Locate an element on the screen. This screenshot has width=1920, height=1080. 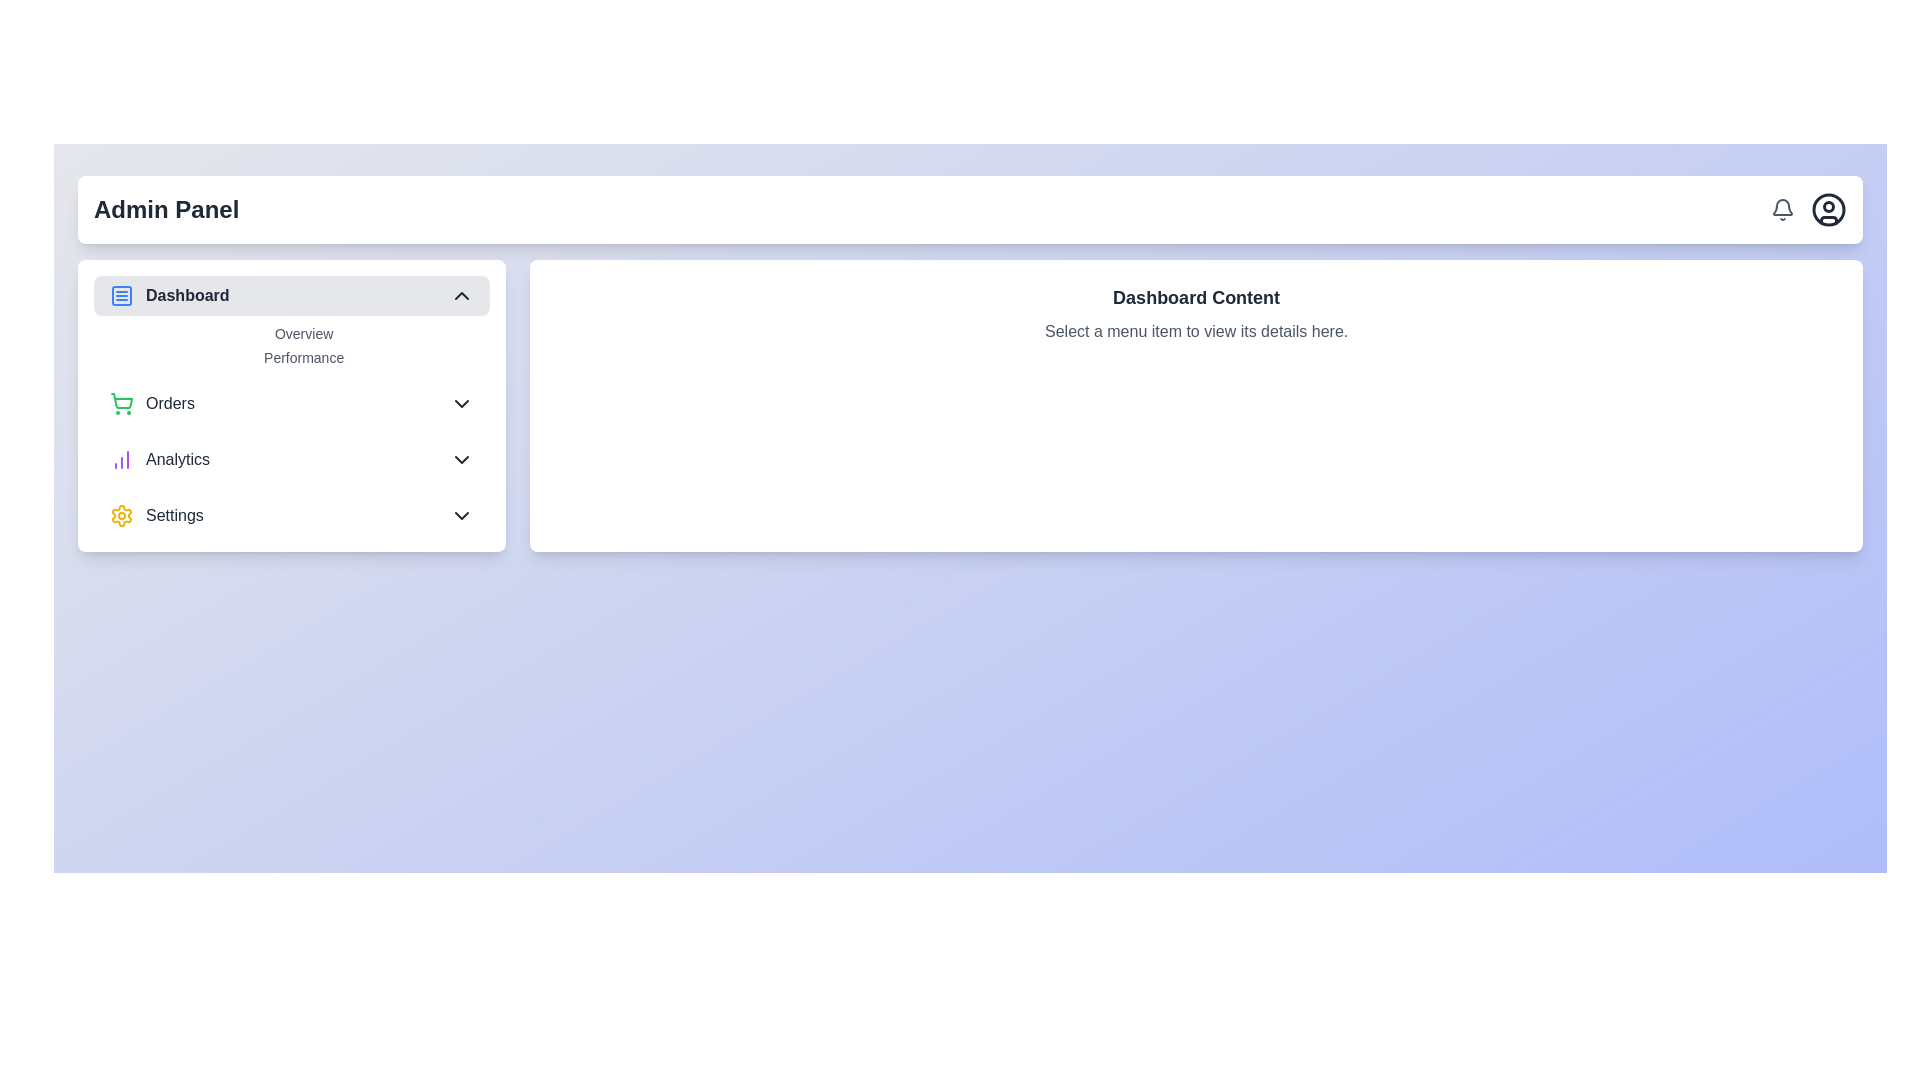
the upward-pointing chevron icon button located at the far right of the 'Dashboard' section header is located at coordinates (461, 296).